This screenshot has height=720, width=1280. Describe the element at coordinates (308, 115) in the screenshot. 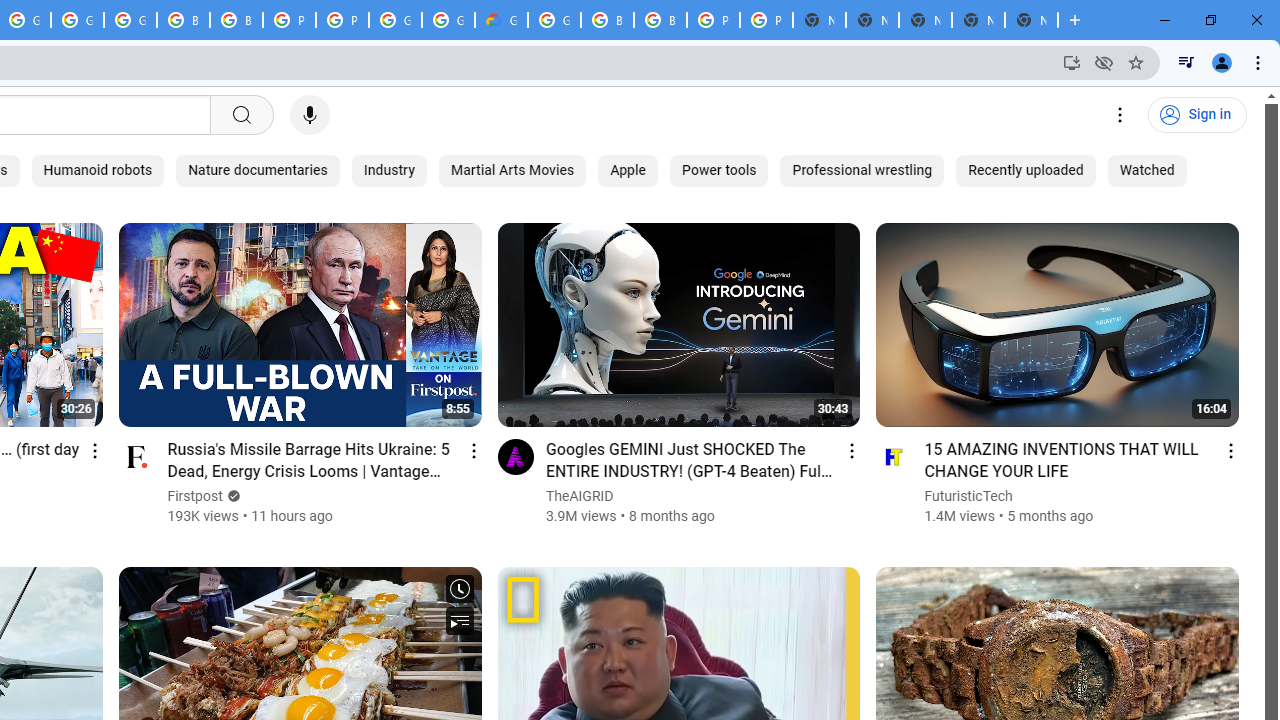

I see `'Search with your voice'` at that location.